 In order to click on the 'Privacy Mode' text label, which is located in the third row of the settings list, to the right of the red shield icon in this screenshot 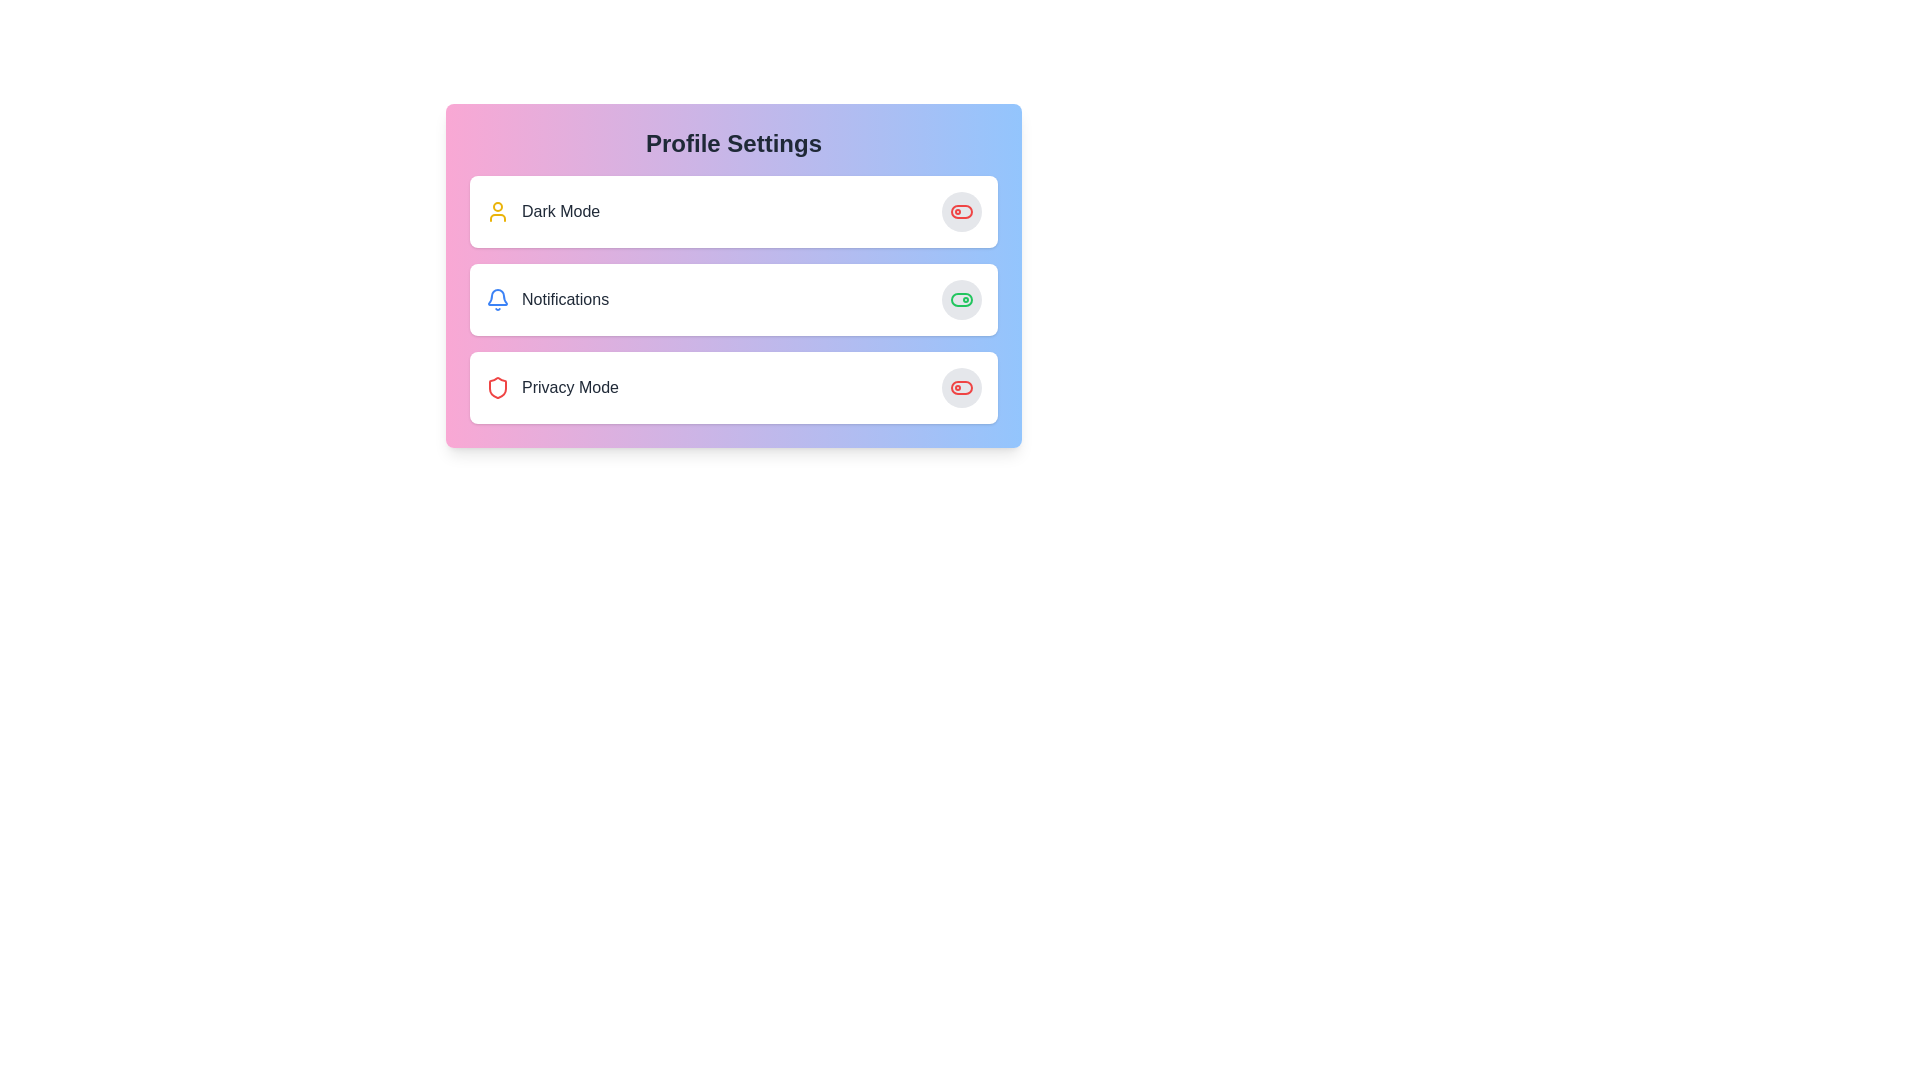, I will do `click(569, 388)`.